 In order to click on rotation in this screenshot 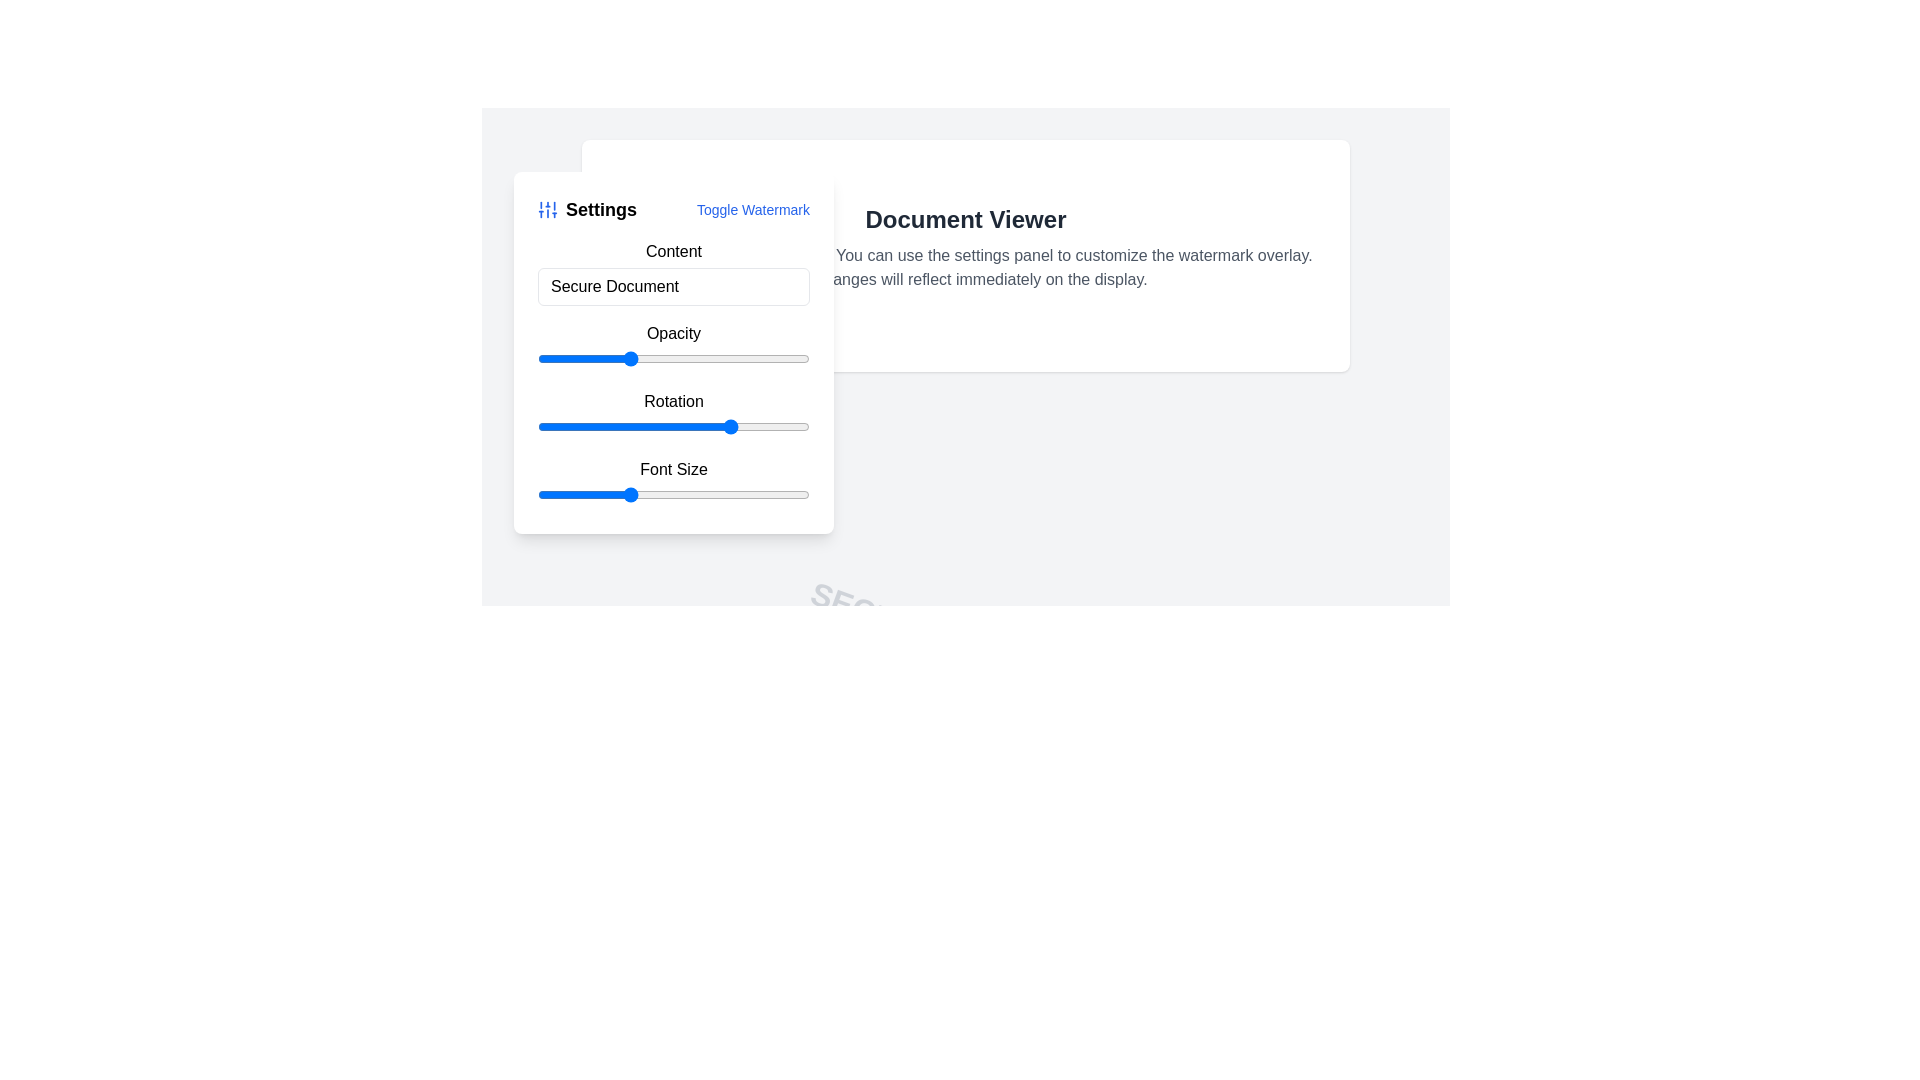, I will do `click(649, 426)`.